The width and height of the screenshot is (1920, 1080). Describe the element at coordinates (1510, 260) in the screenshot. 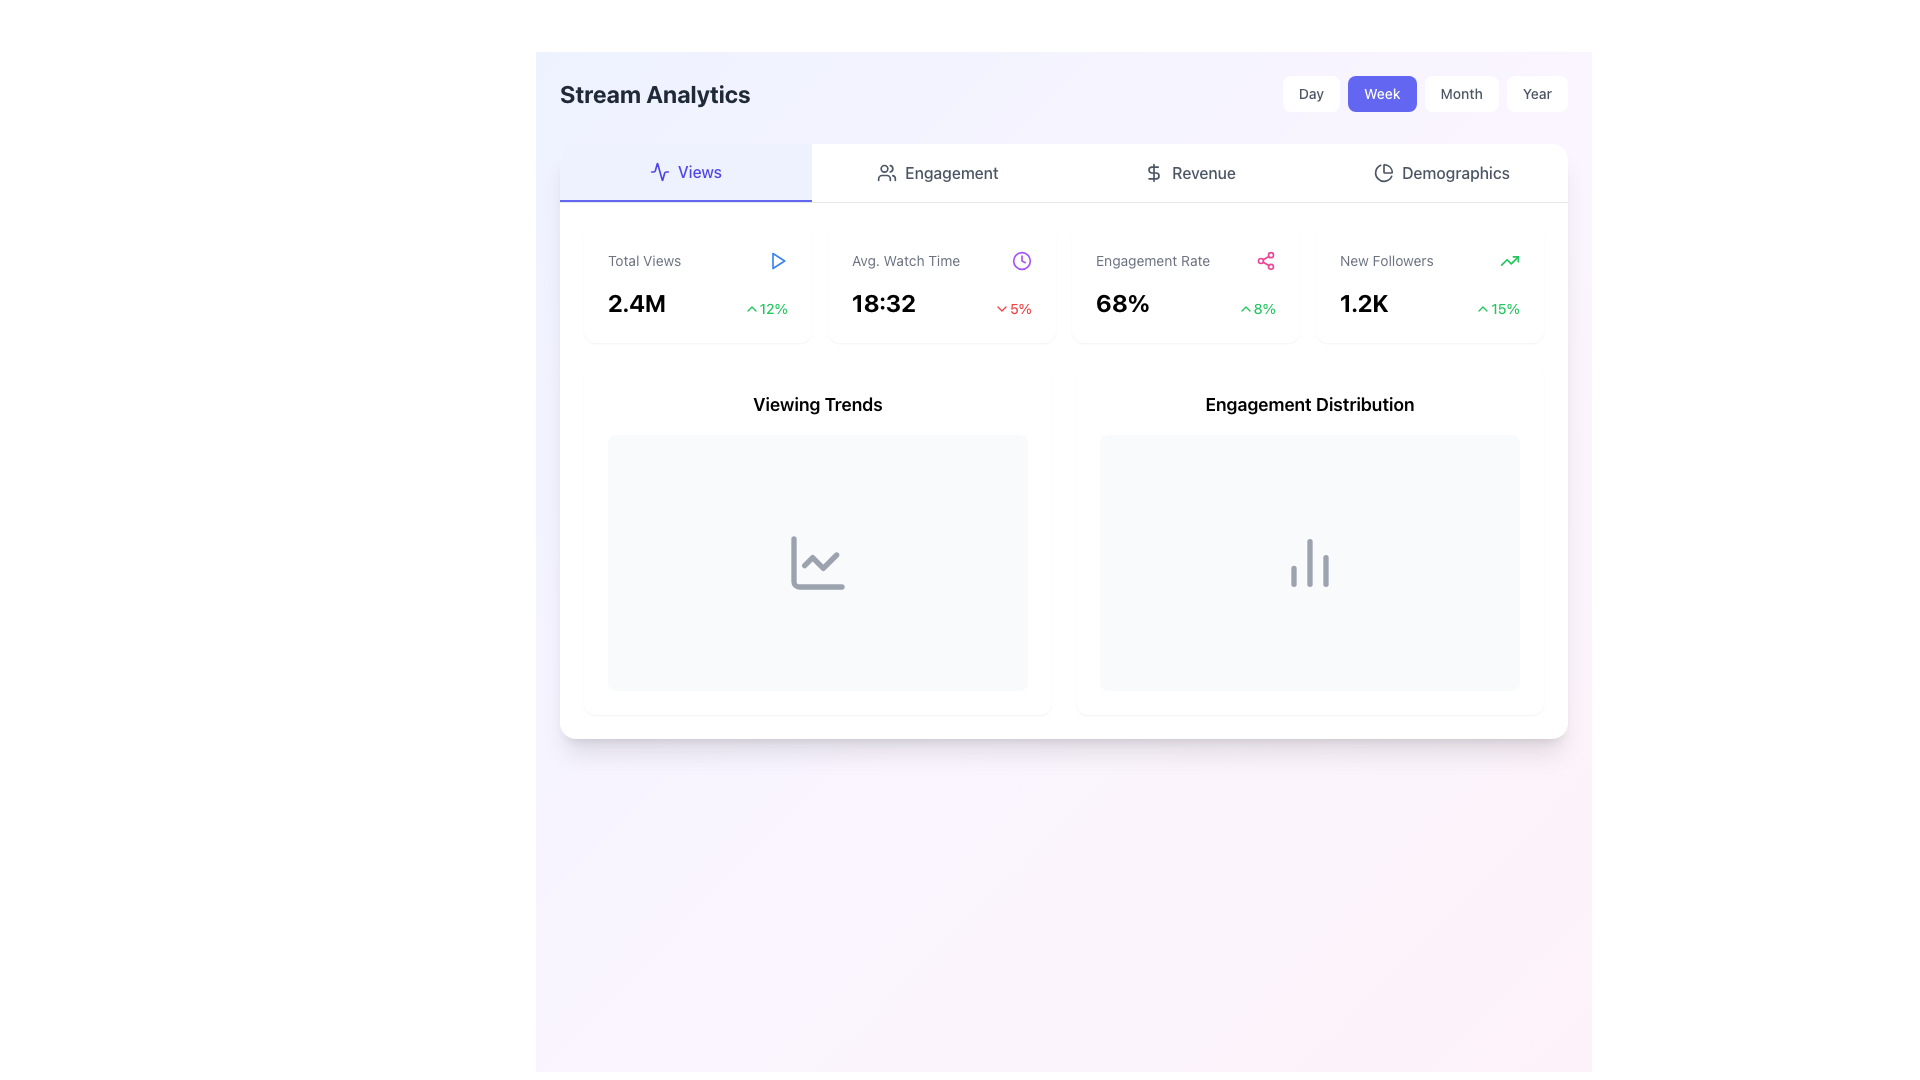

I see `the green upward trending arrow icon located to the right of the '1.2K' text within the 'New Followers' section` at that location.